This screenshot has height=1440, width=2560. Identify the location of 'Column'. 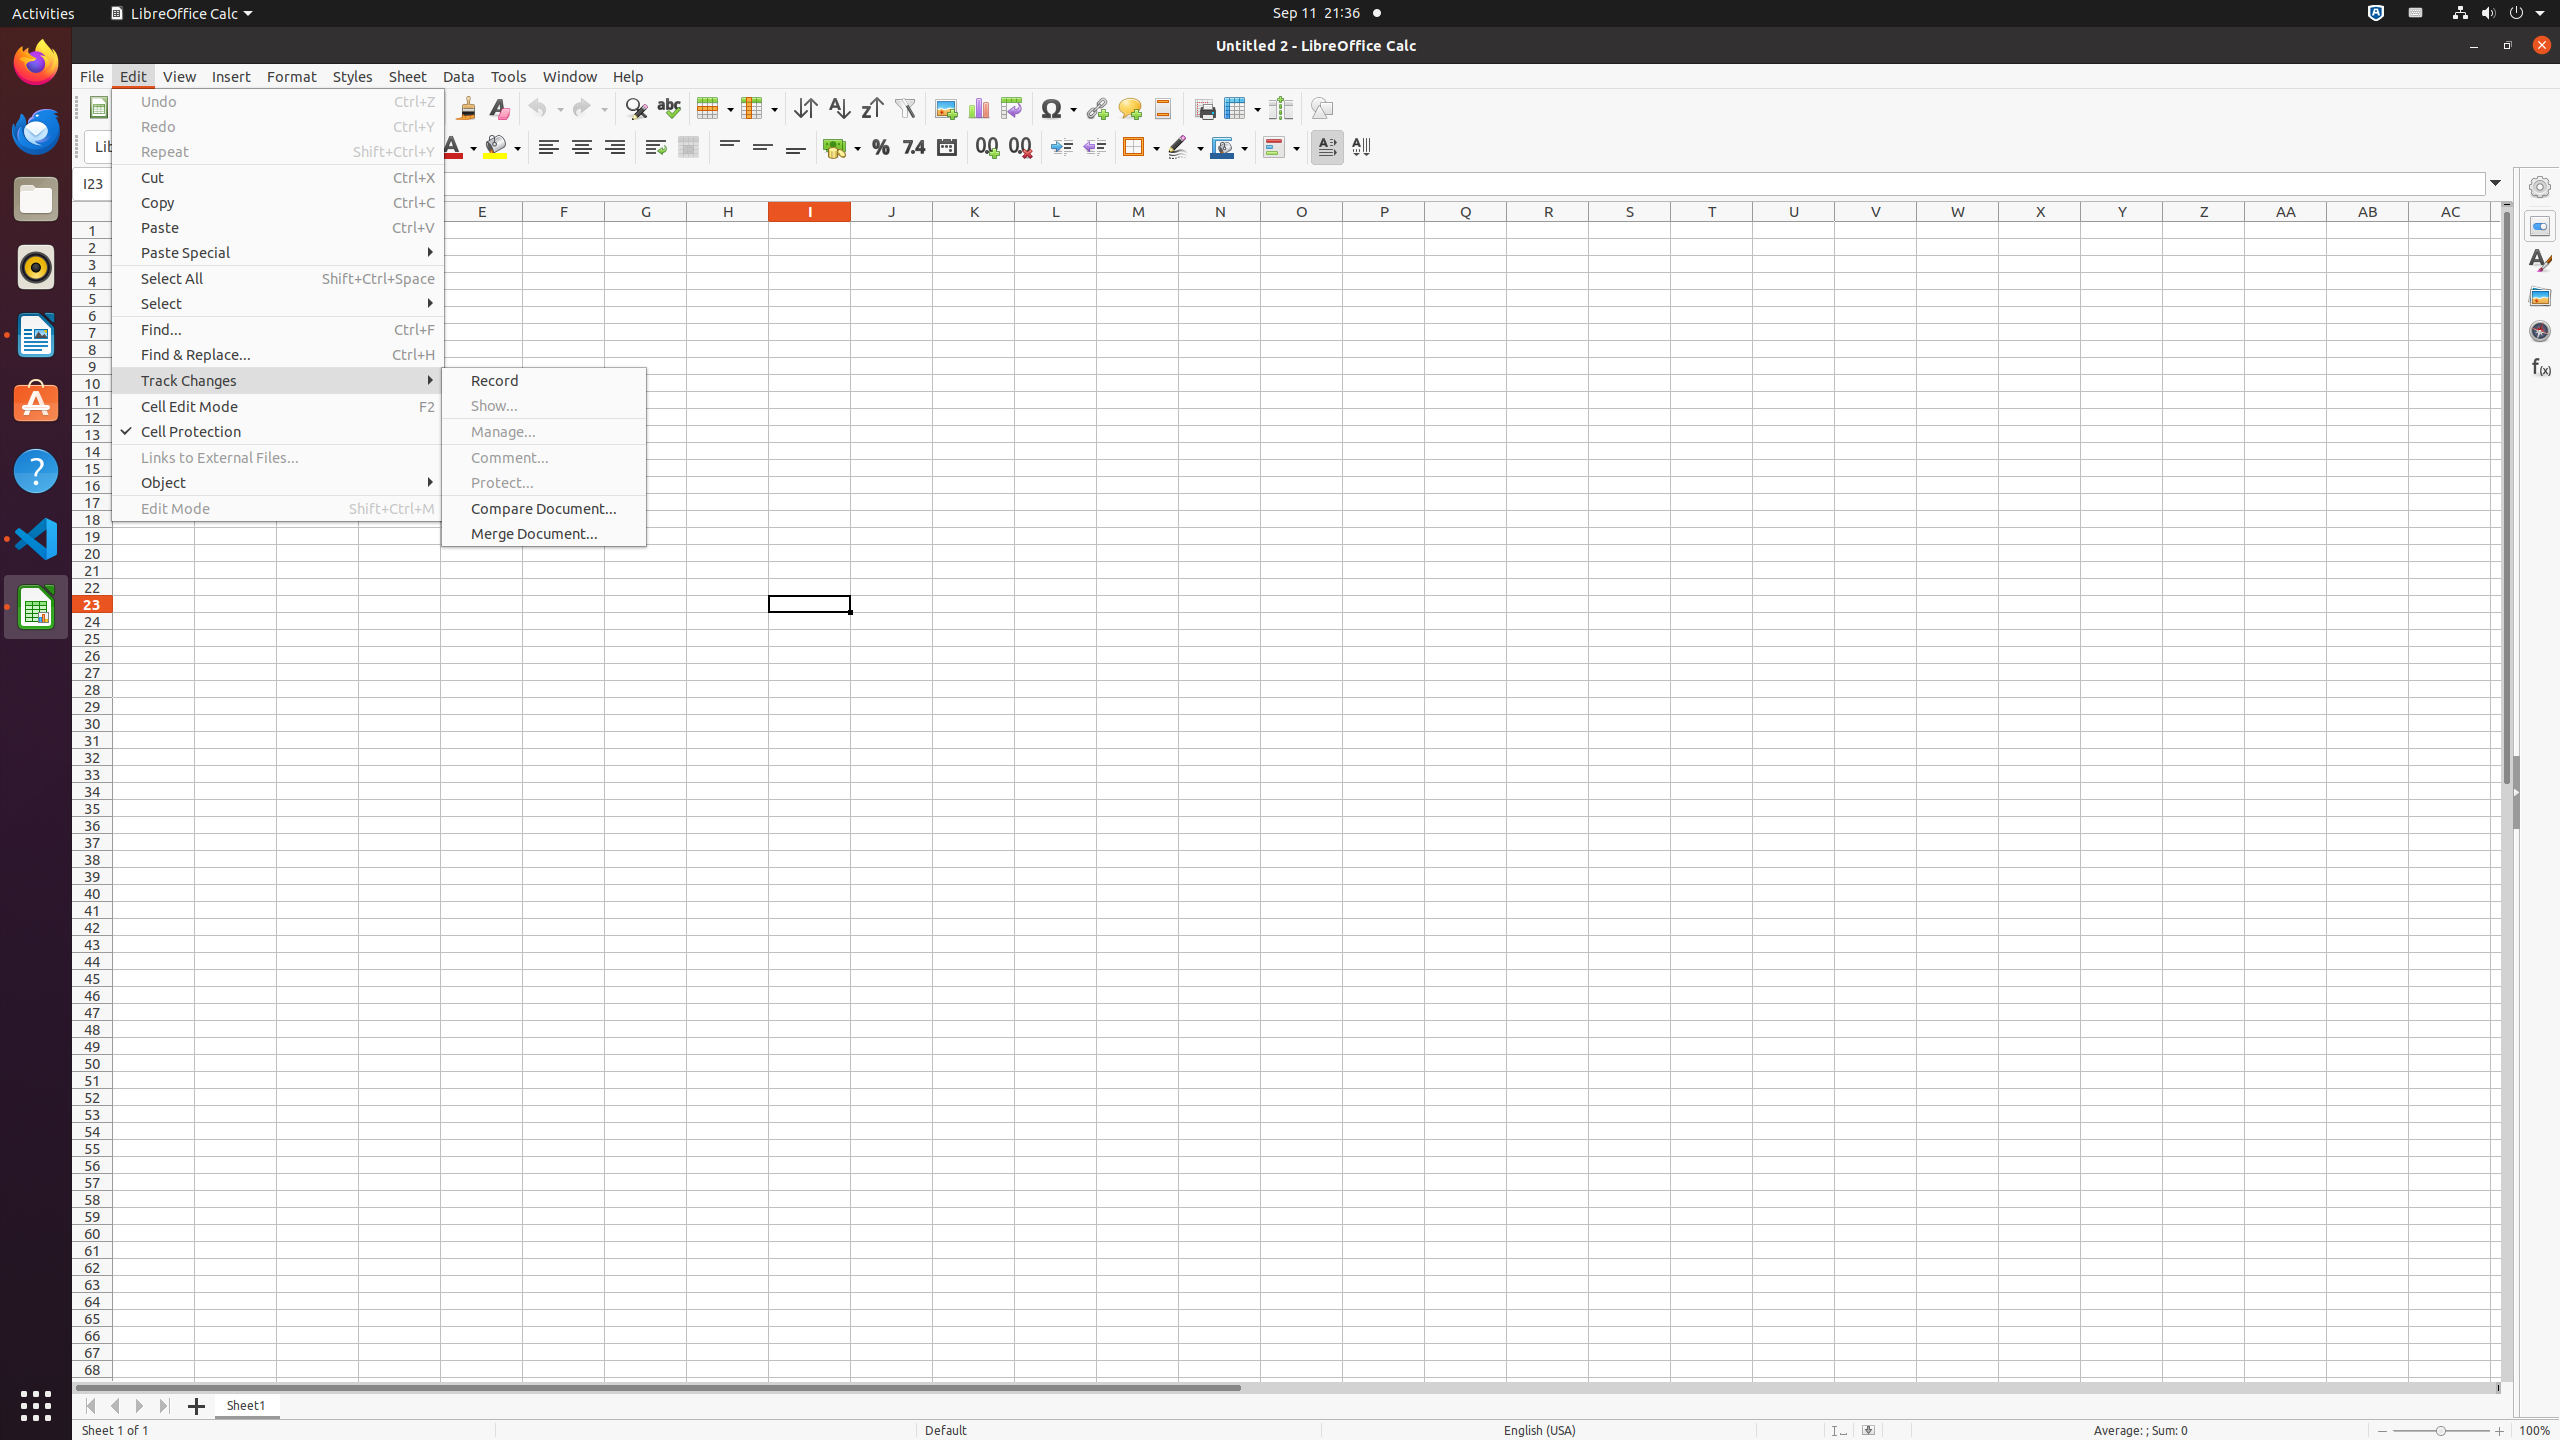
(758, 107).